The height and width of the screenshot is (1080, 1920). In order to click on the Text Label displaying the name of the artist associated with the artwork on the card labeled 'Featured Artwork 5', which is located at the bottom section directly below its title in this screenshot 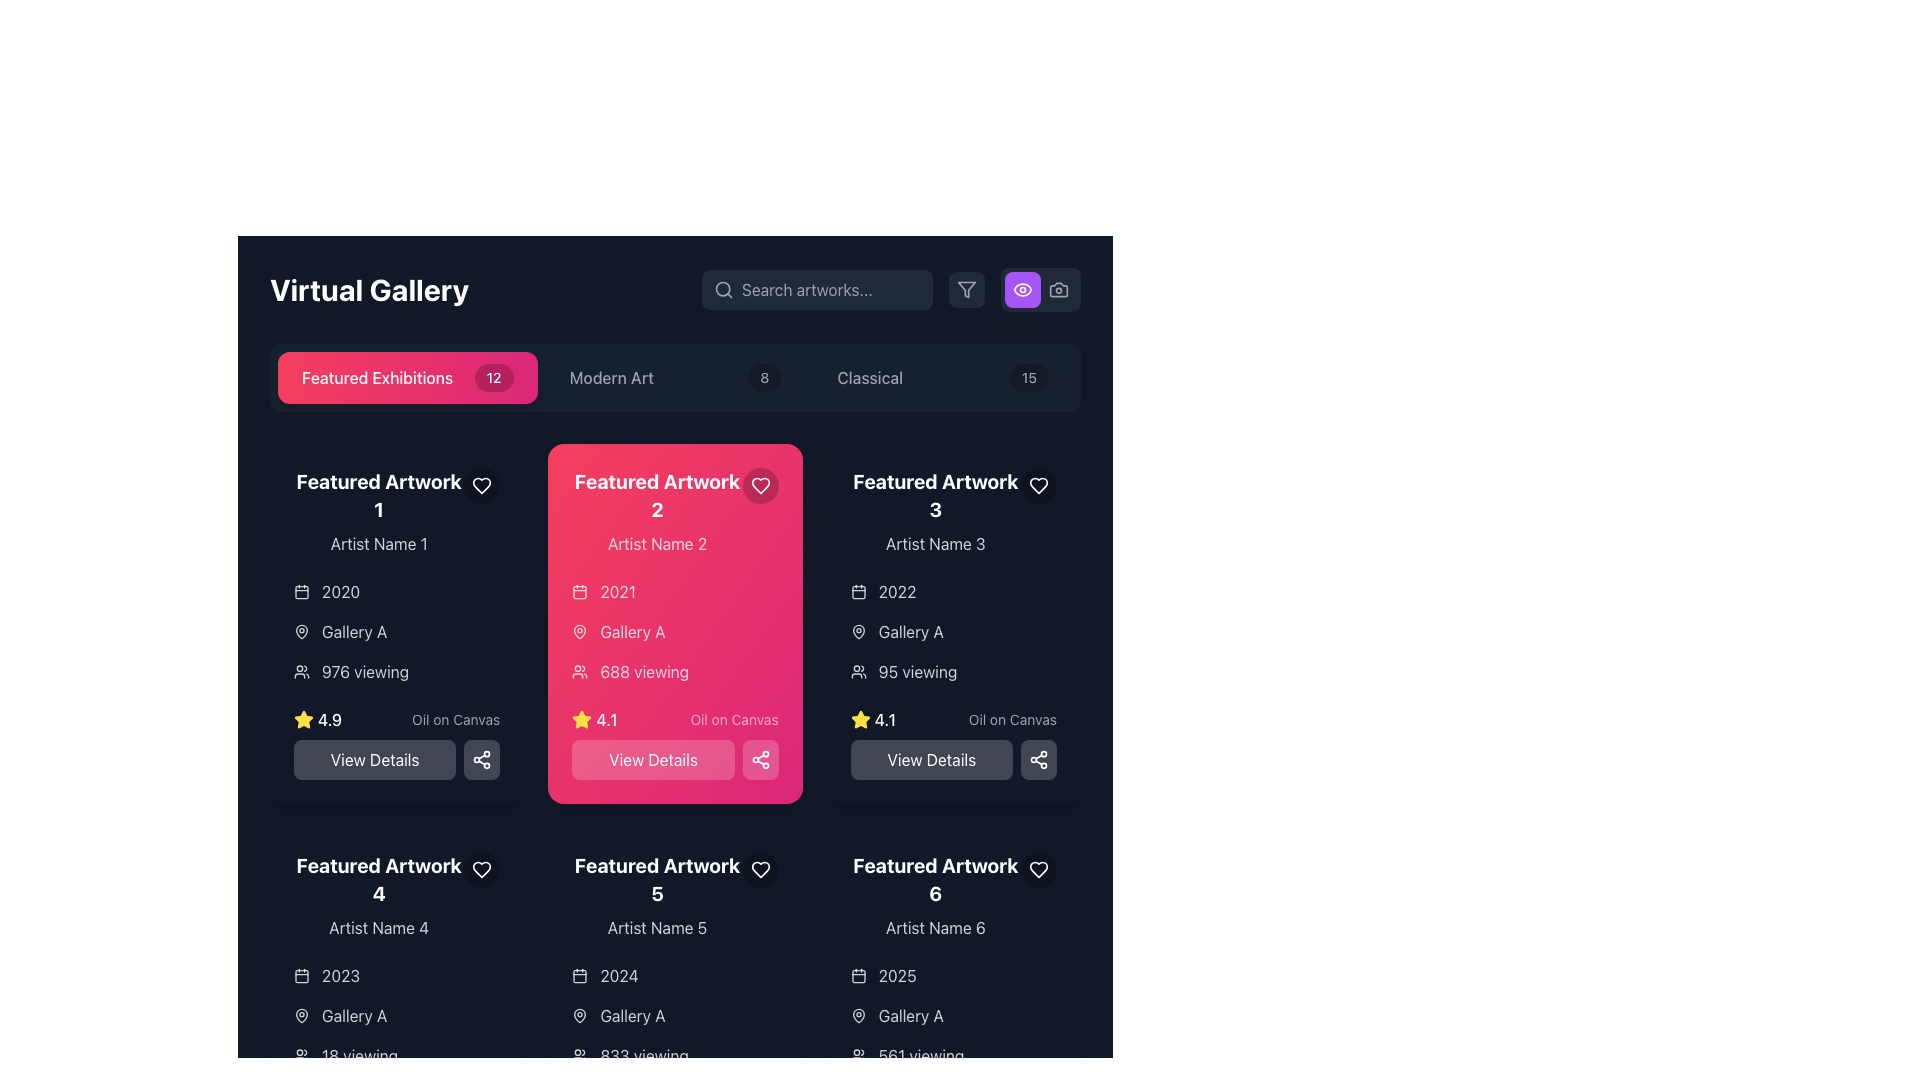, I will do `click(657, 928)`.